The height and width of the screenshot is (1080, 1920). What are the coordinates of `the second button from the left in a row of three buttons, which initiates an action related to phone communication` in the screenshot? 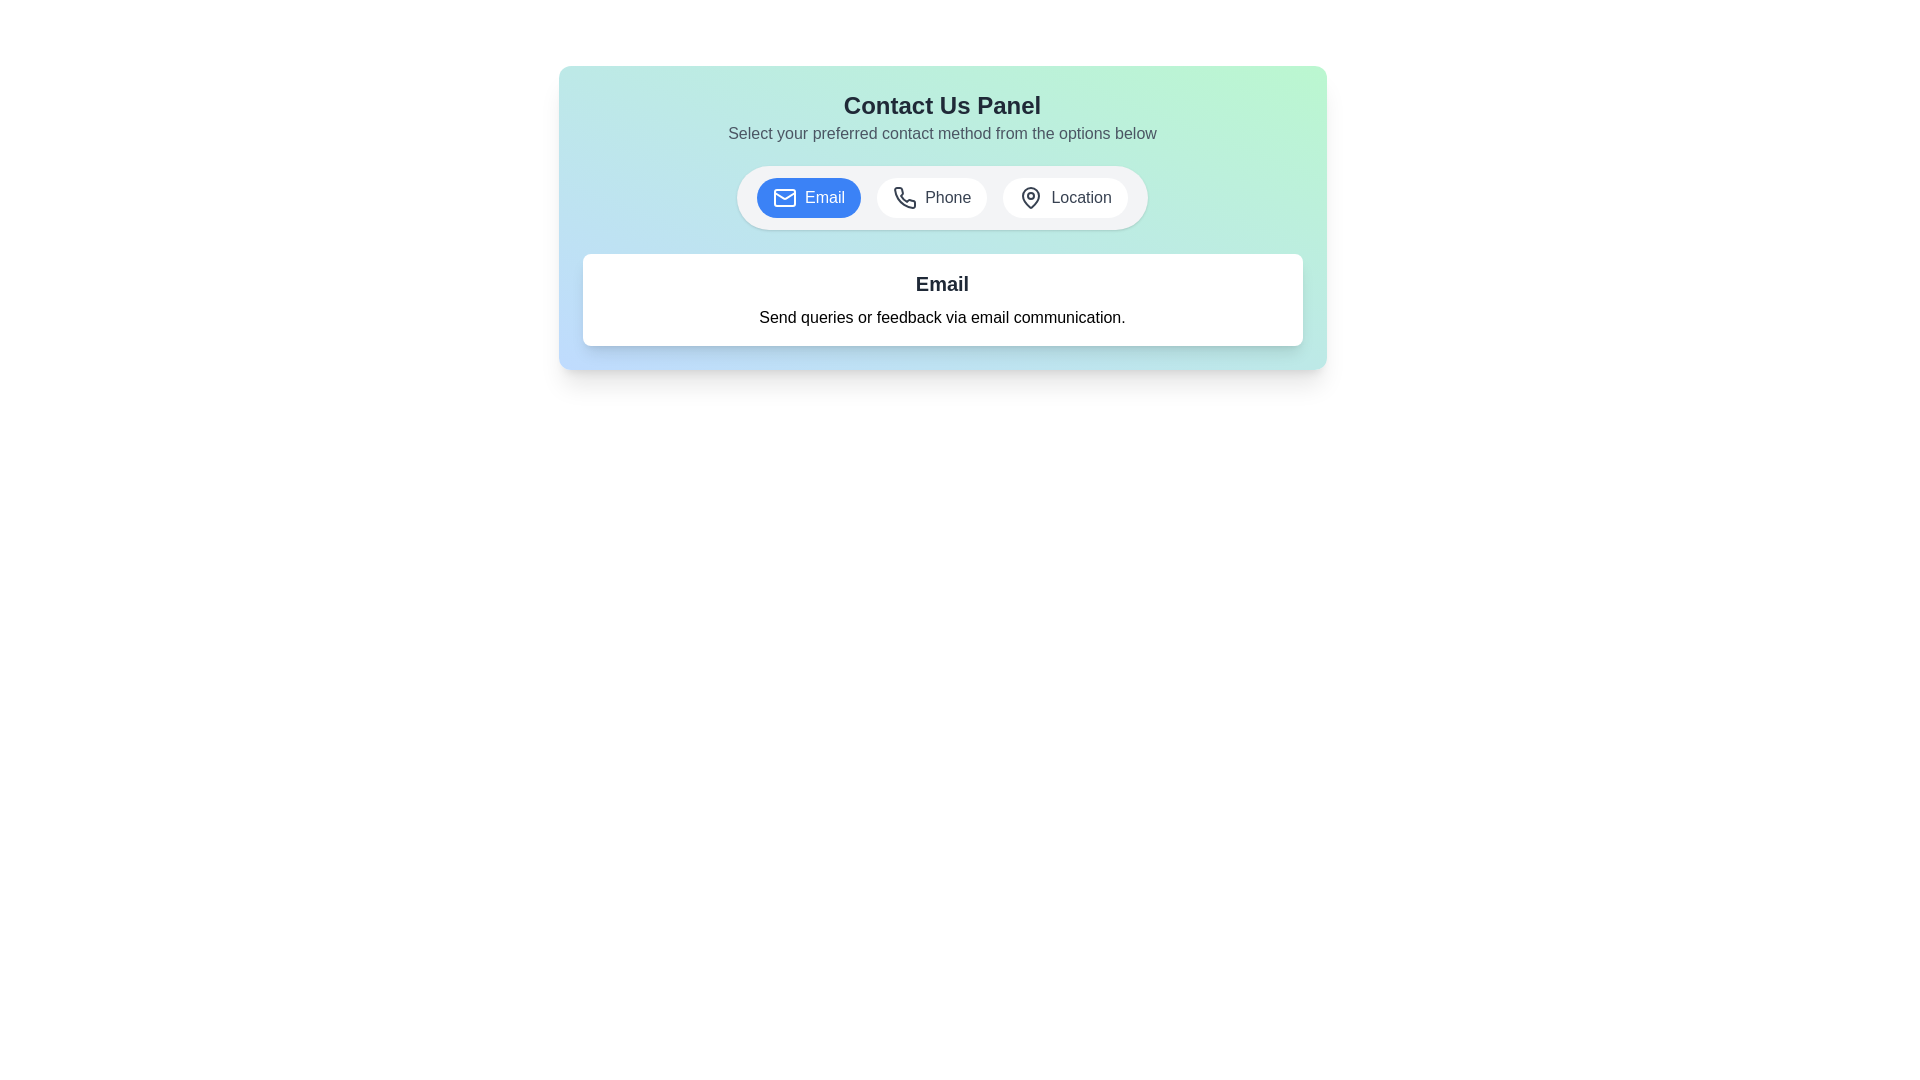 It's located at (941, 197).